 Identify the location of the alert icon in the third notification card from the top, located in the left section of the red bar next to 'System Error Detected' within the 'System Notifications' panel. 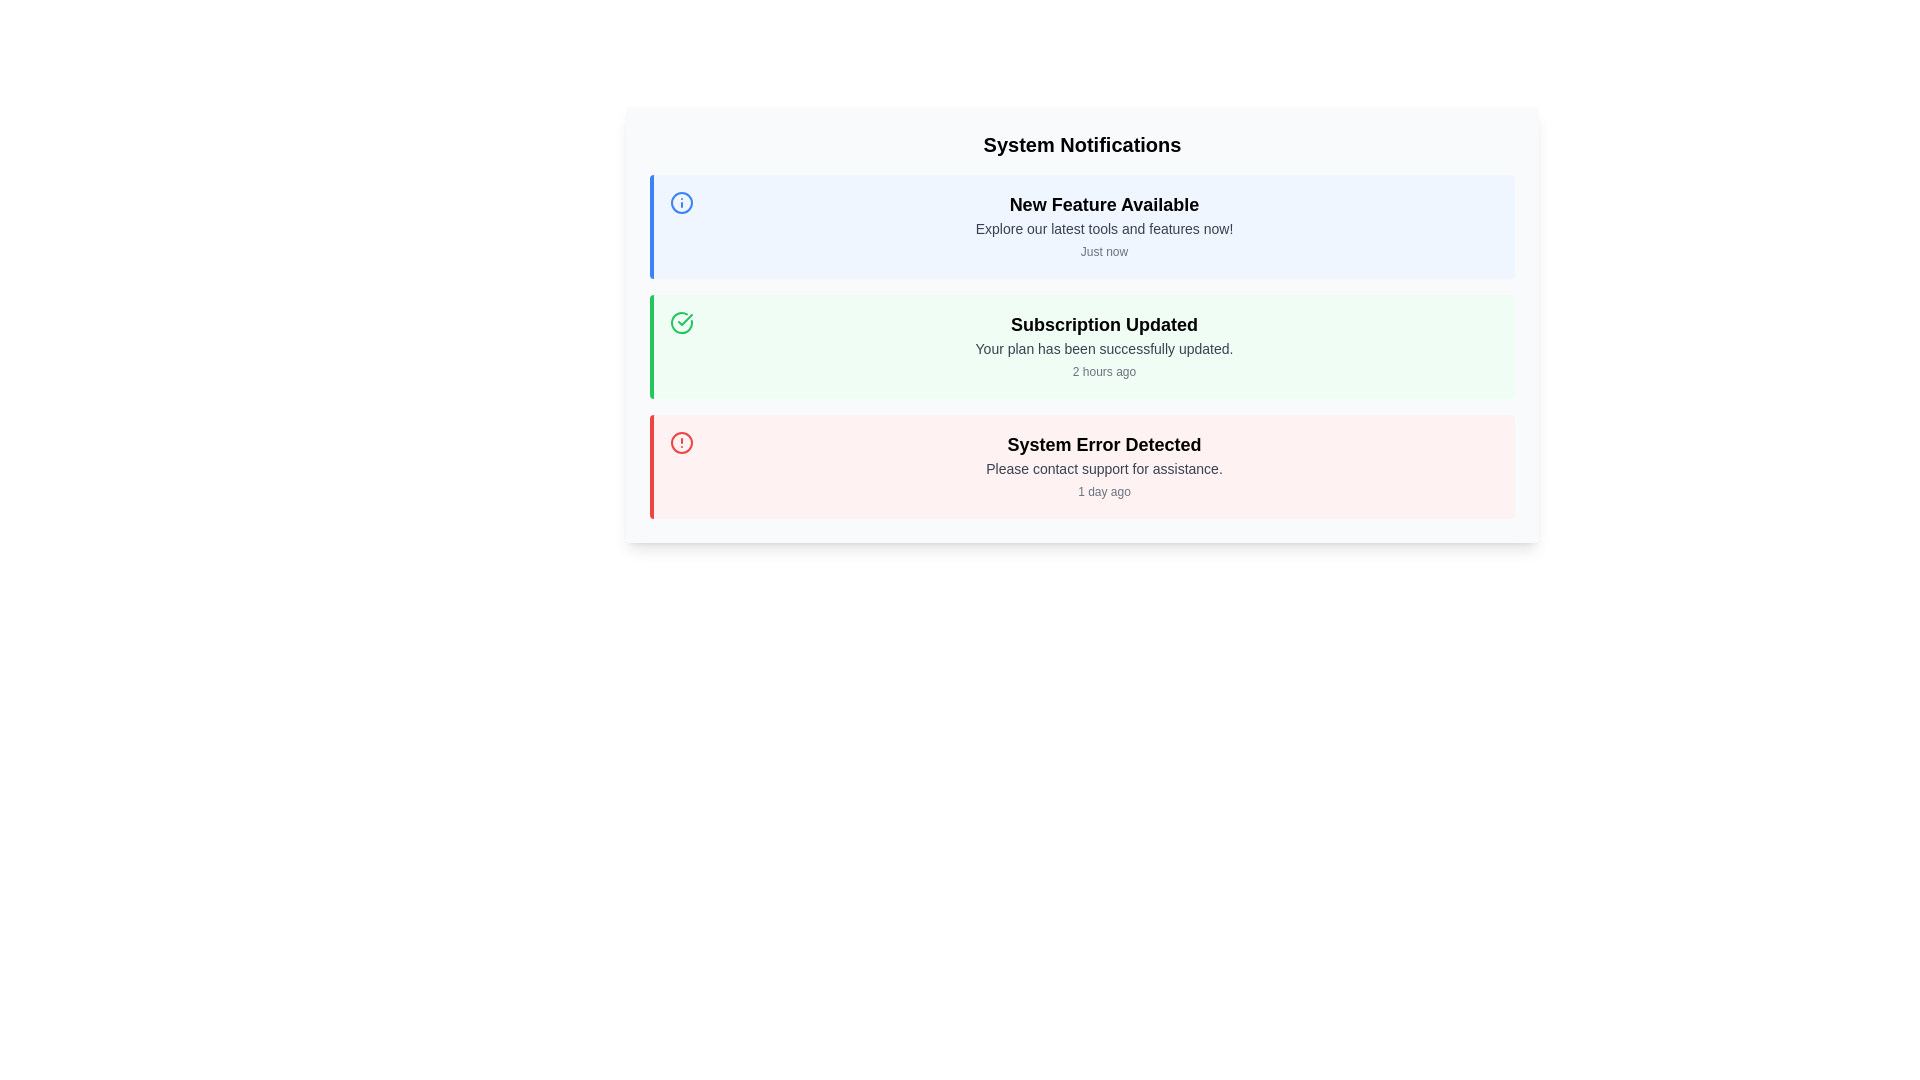
(681, 442).